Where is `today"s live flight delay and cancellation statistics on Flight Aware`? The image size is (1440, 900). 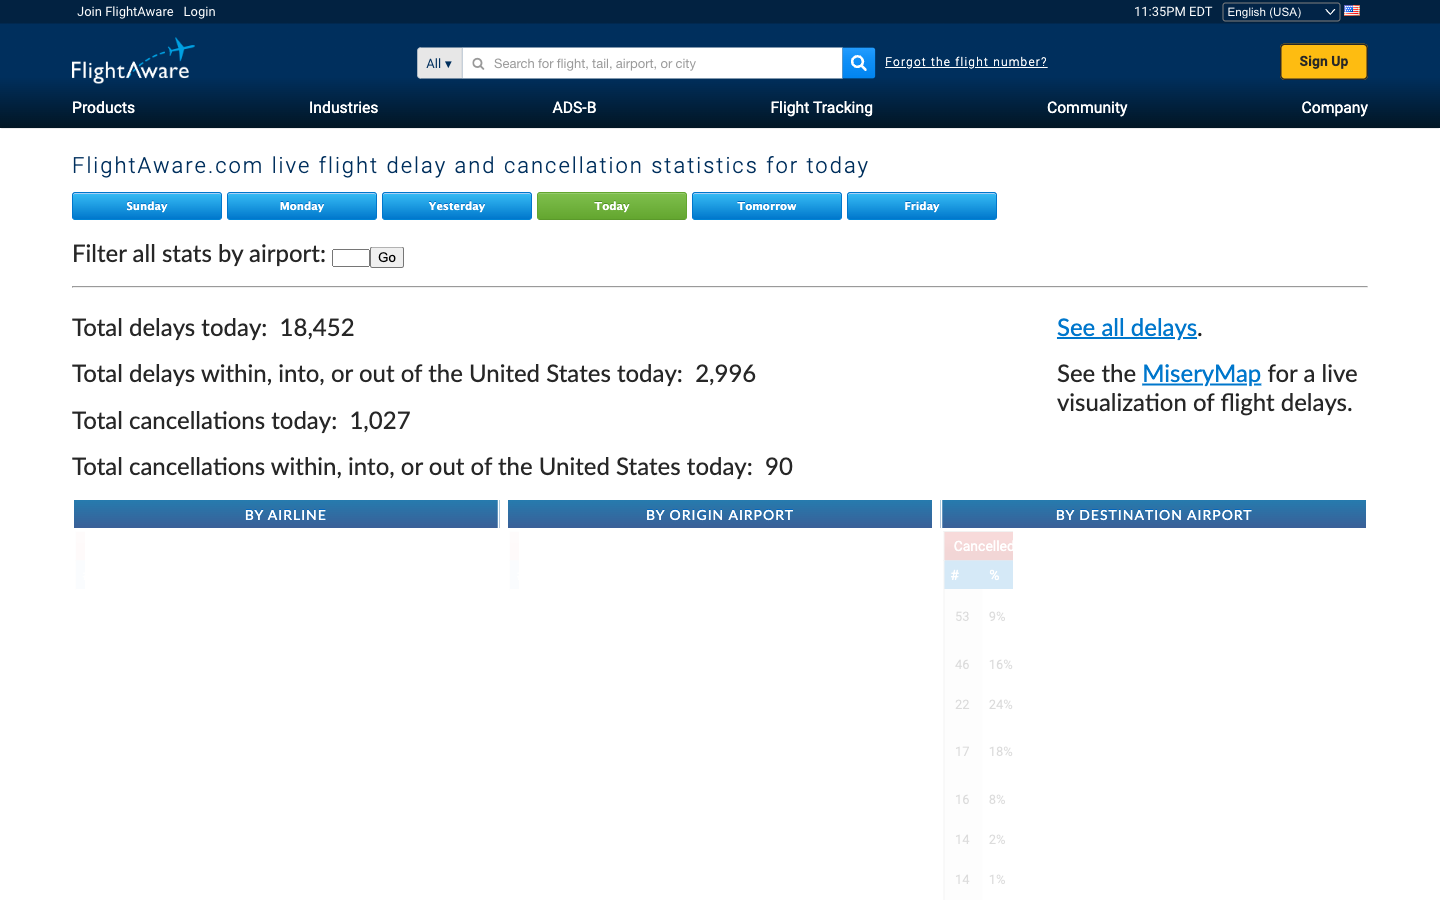
today"s live flight delay and cancellation statistics on Flight Aware is located at coordinates (613, 206).